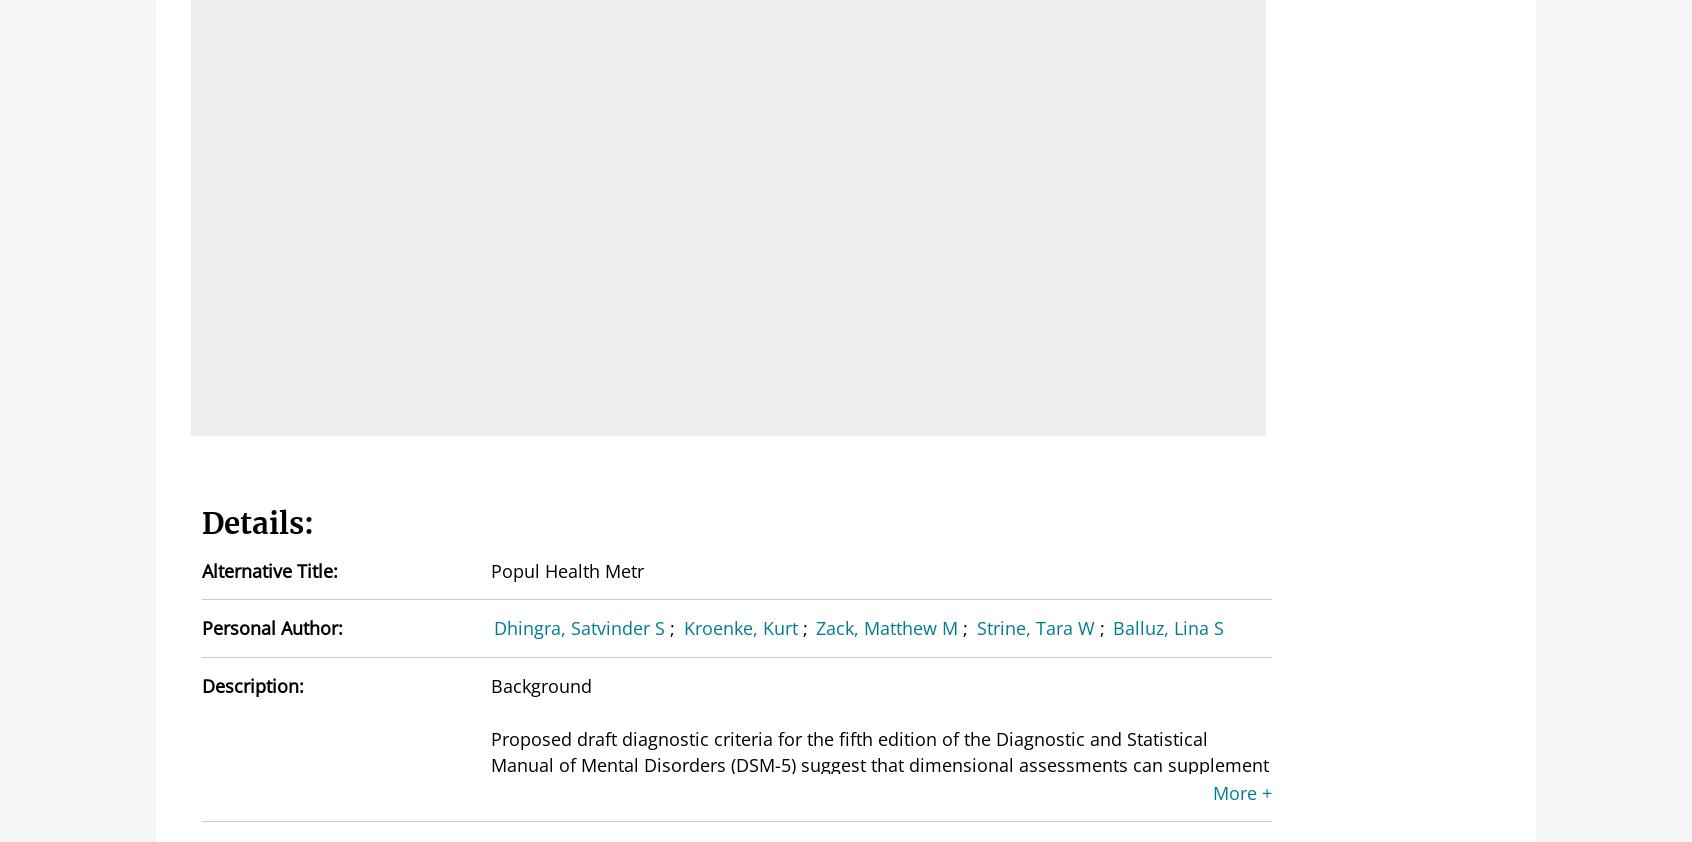 The width and height of the screenshot is (1692, 842). What do you see at coordinates (1033, 626) in the screenshot?
I see `'Strine, Tara W'` at bounding box center [1033, 626].